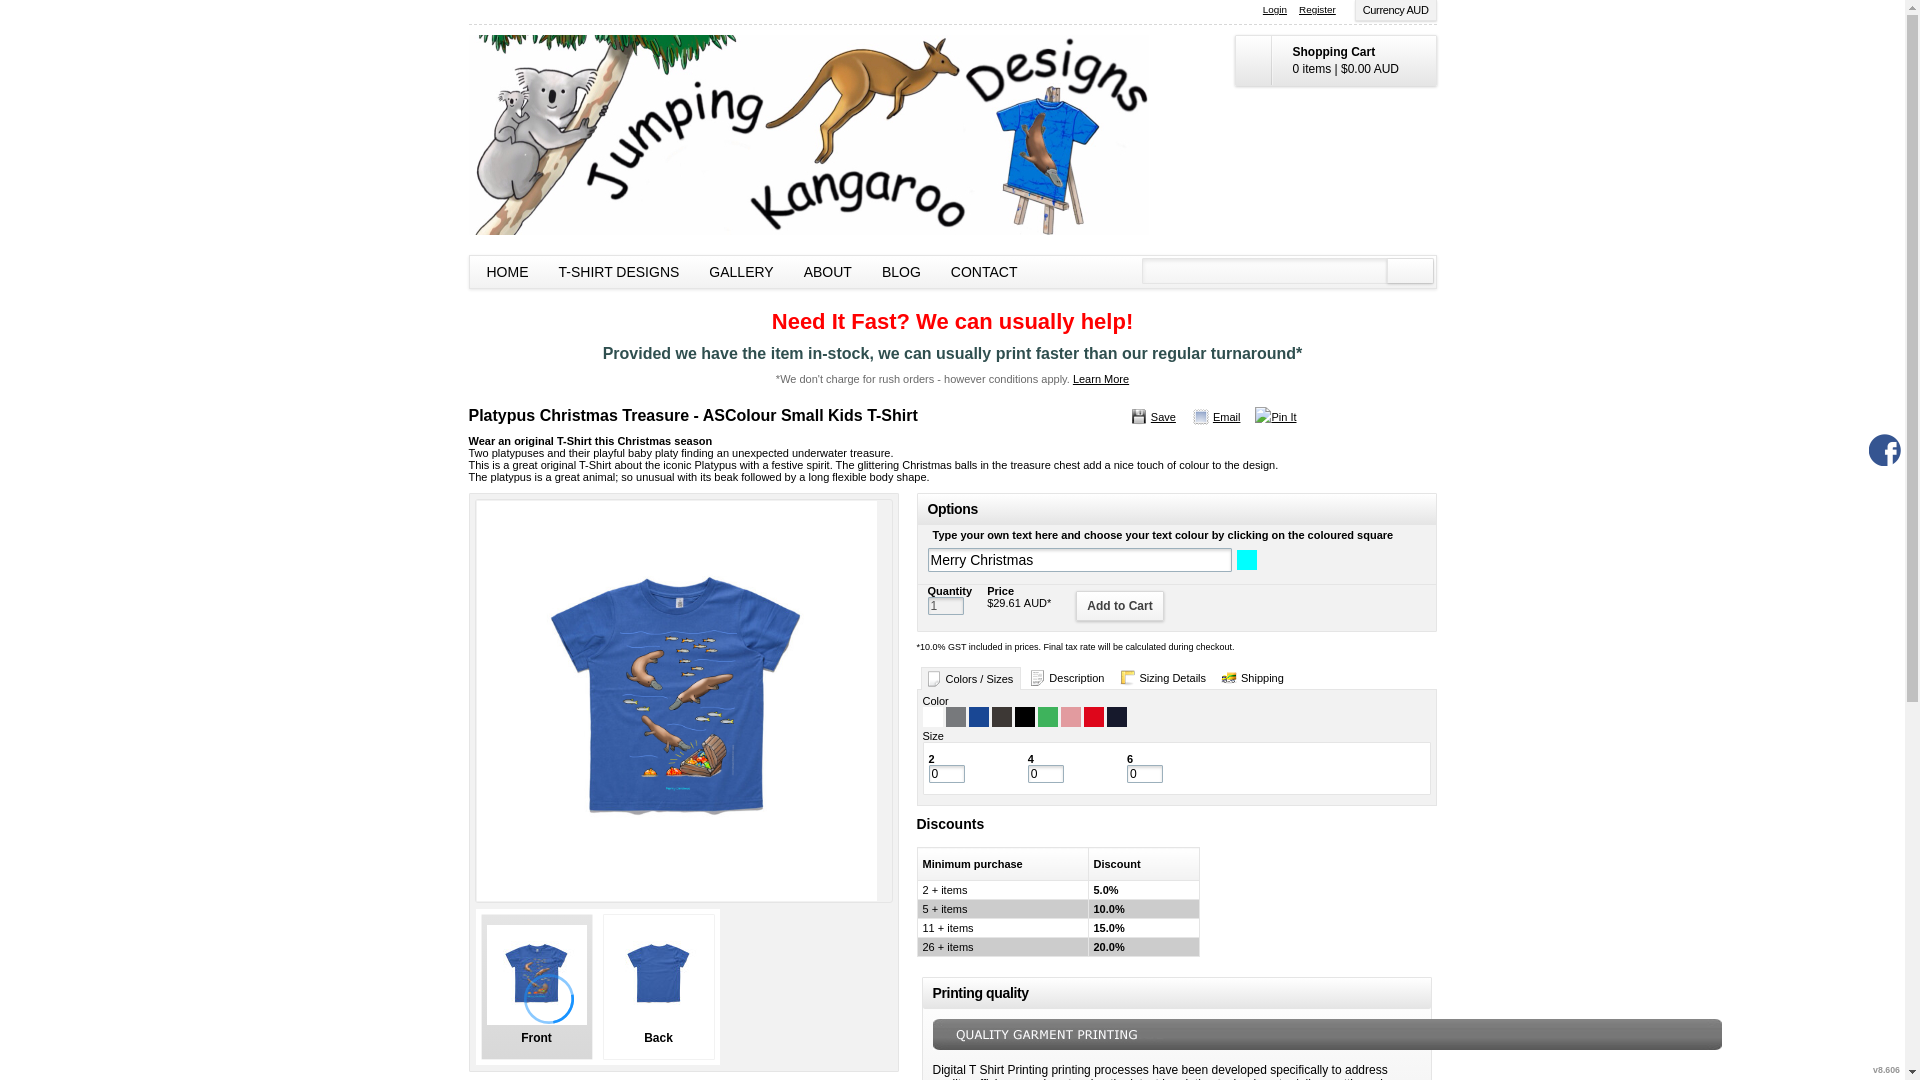 Image resolution: width=1920 pixels, height=1080 pixels. What do you see at coordinates (1163, 677) in the screenshot?
I see `'Sizing Details'` at bounding box center [1163, 677].